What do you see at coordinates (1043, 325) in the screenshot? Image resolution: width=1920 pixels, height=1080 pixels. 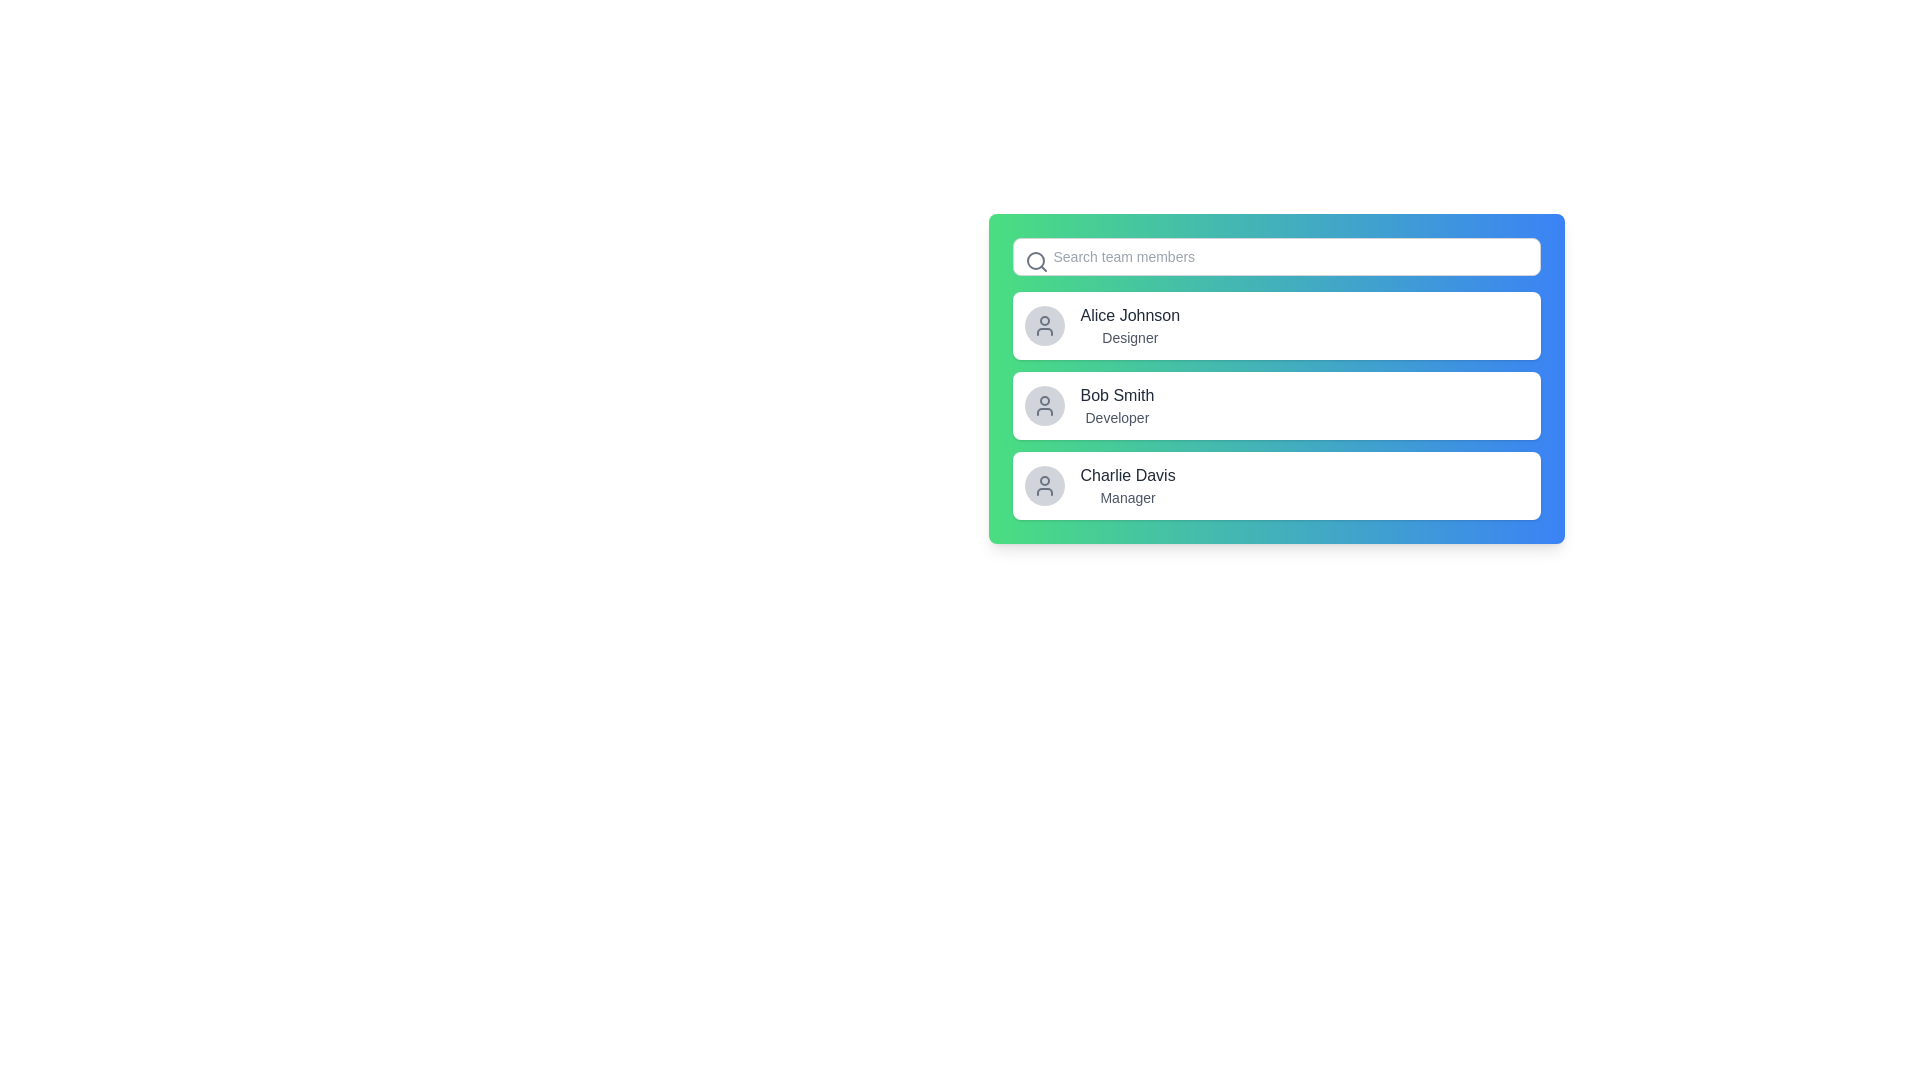 I see `the user icon representing 'Alice Johnson - Designer', which is a minimalist gray silhouette icon located to the left of the text label` at bounding box center [1043, 325].